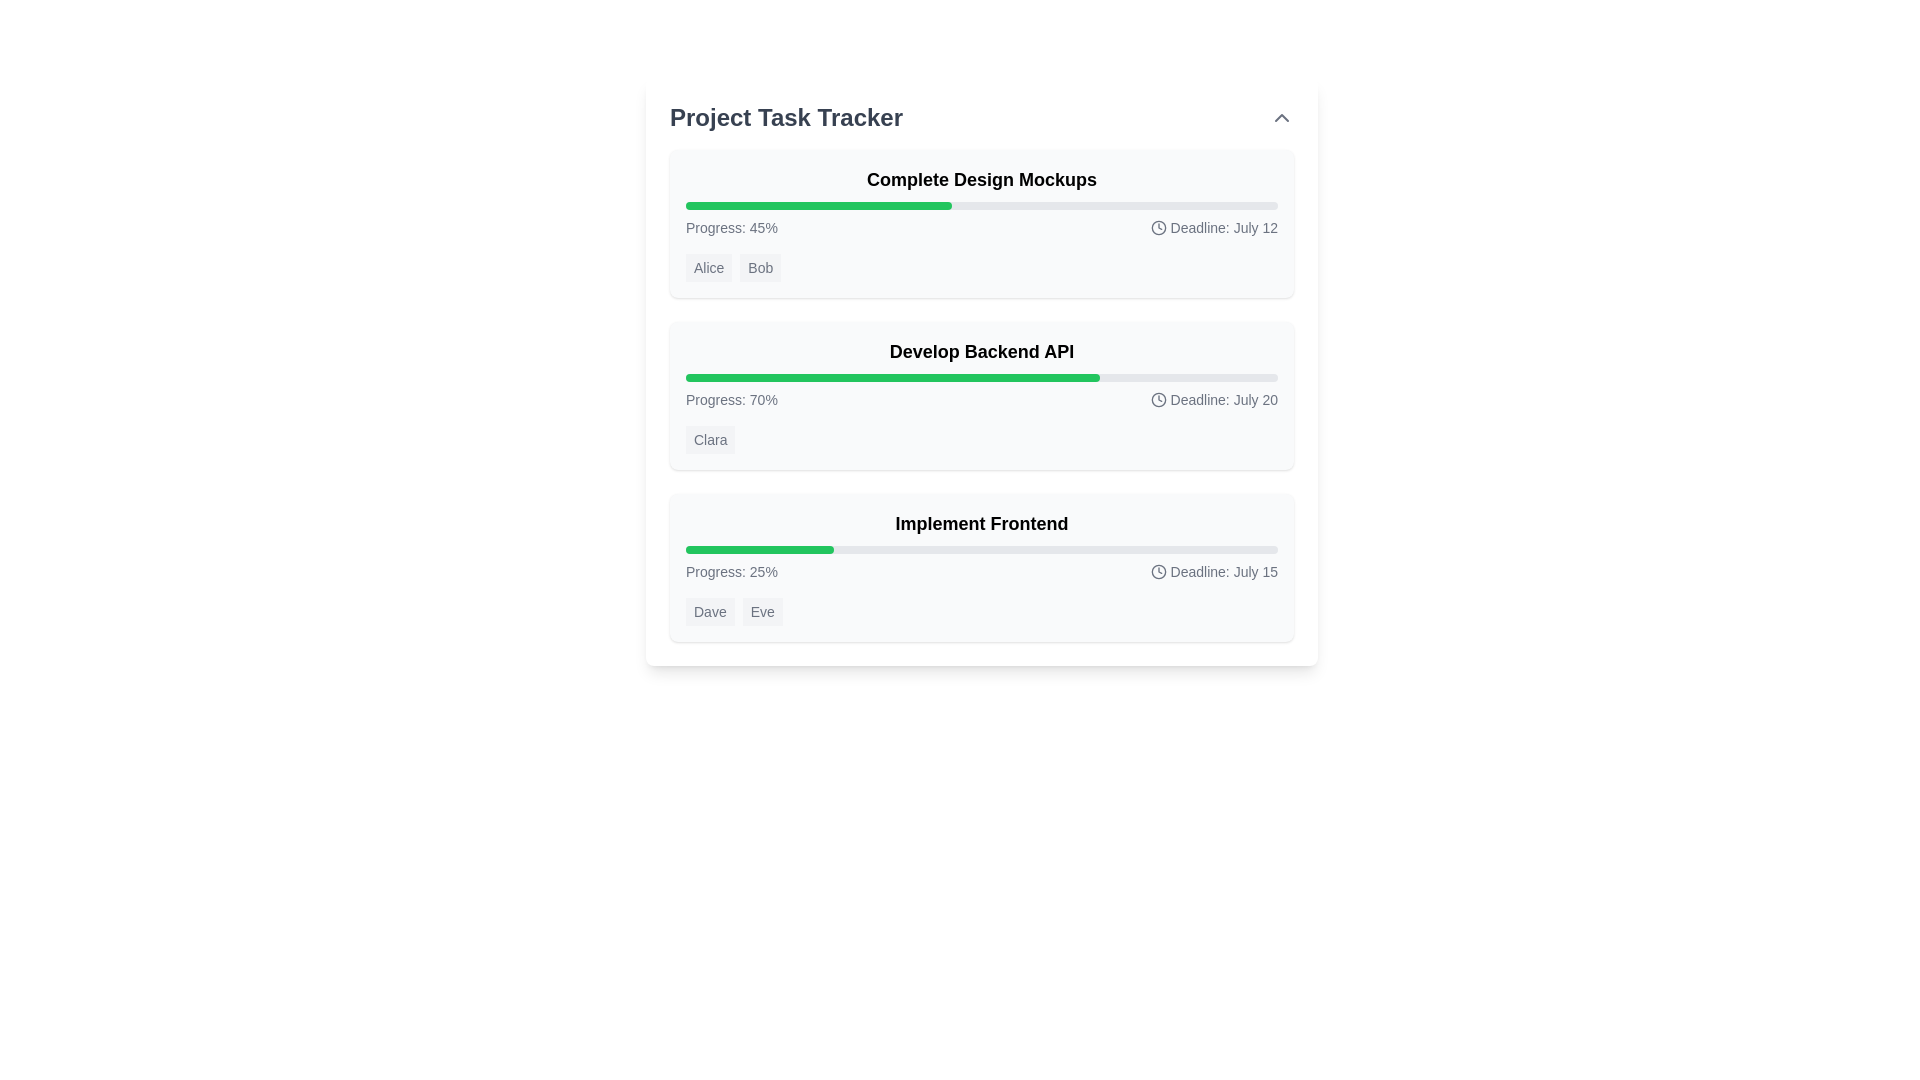 This screenshot has width=1920, height=1080. I want to click on the Text heading element at the top of the card, which provides a title or identifier for the task, so click(982, 350).